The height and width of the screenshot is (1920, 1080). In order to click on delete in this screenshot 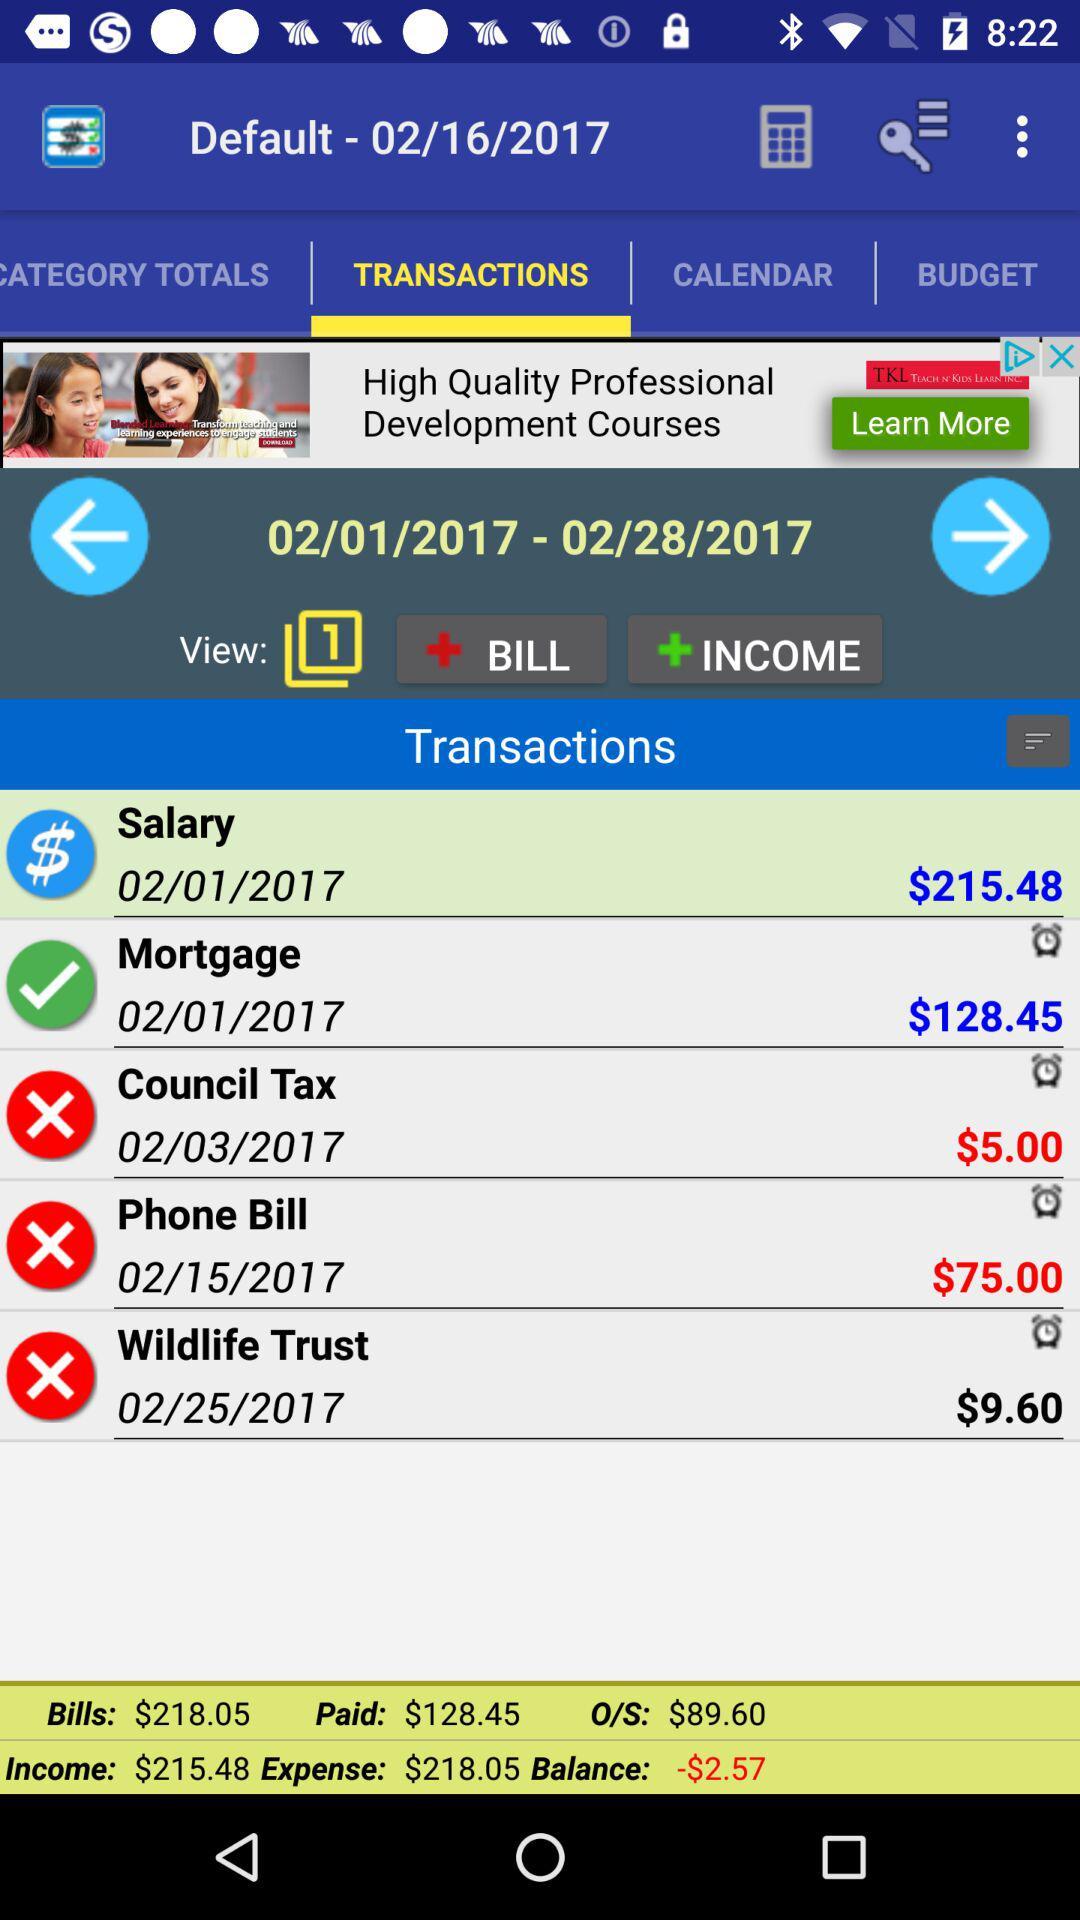, I will do `click(49, 1374)`.